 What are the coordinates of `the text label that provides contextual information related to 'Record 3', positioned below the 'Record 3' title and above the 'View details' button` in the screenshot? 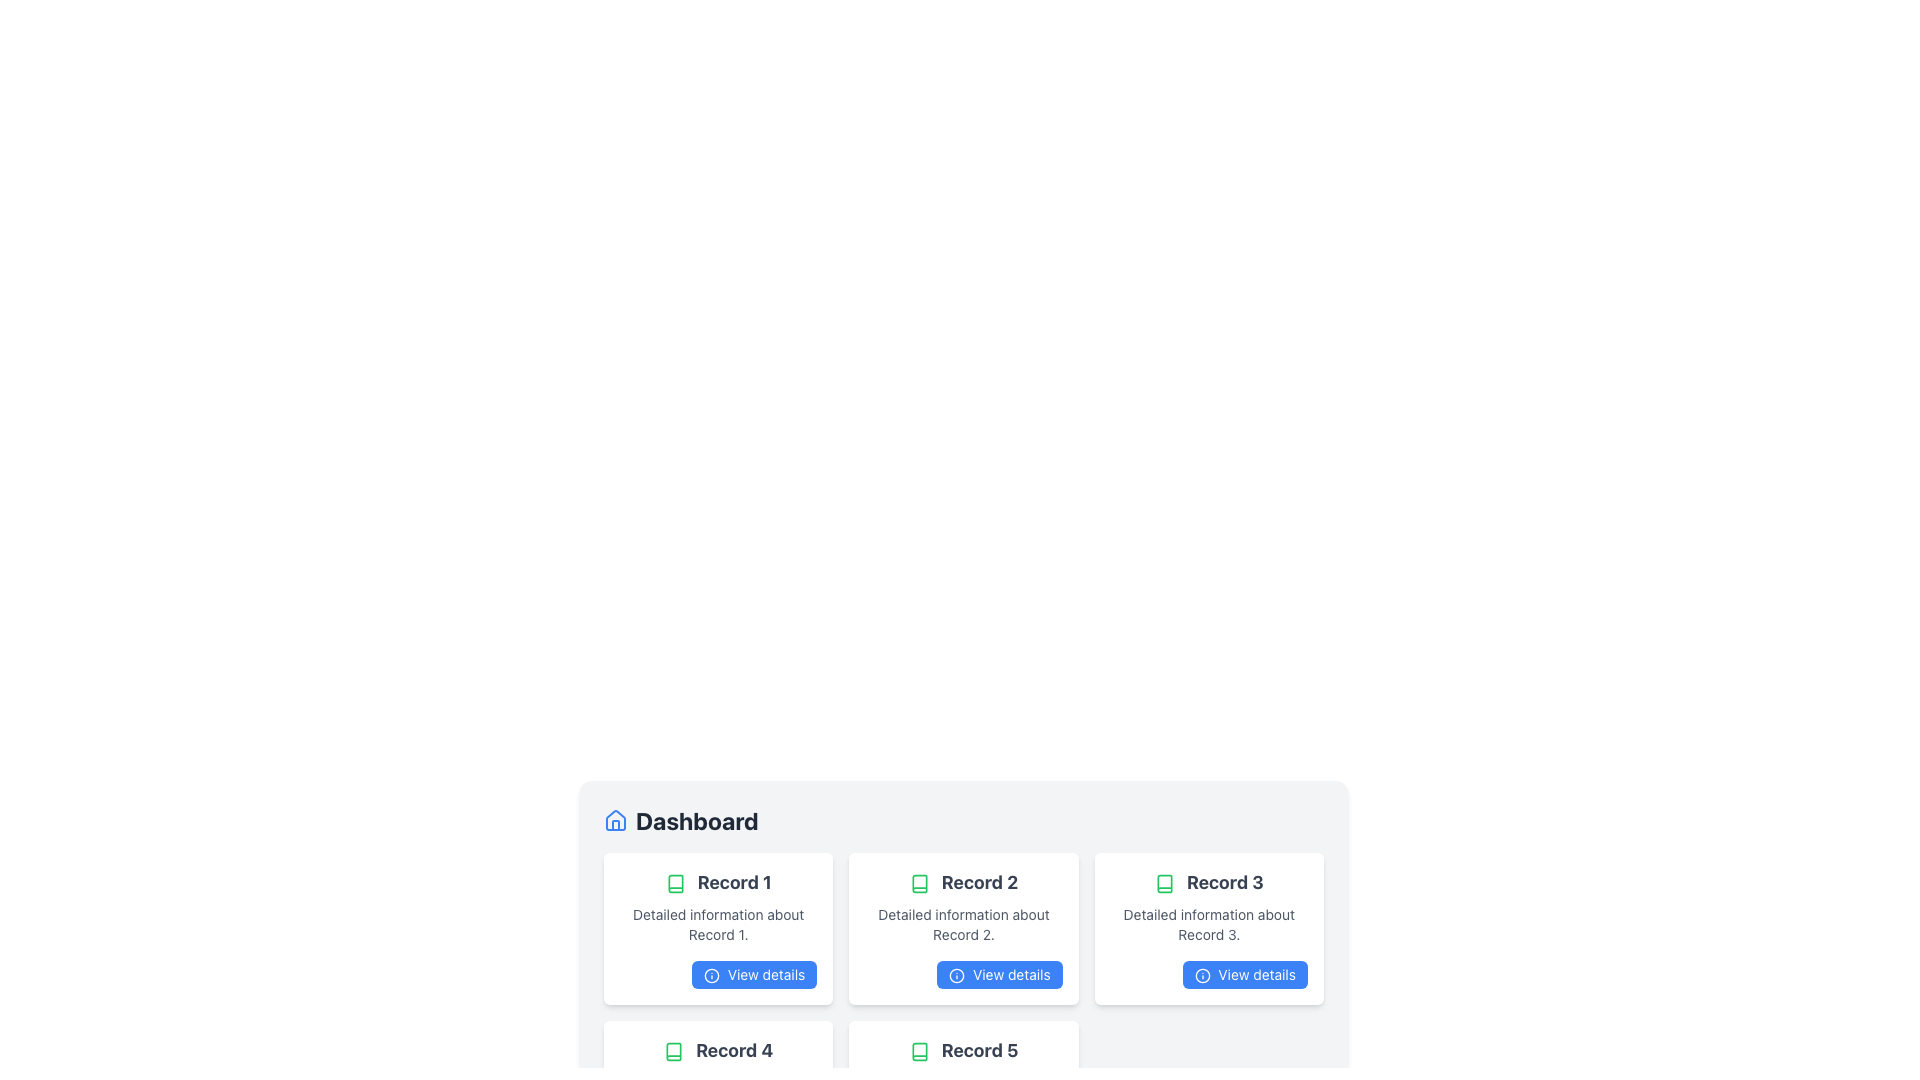 It's located at (1208, 925).